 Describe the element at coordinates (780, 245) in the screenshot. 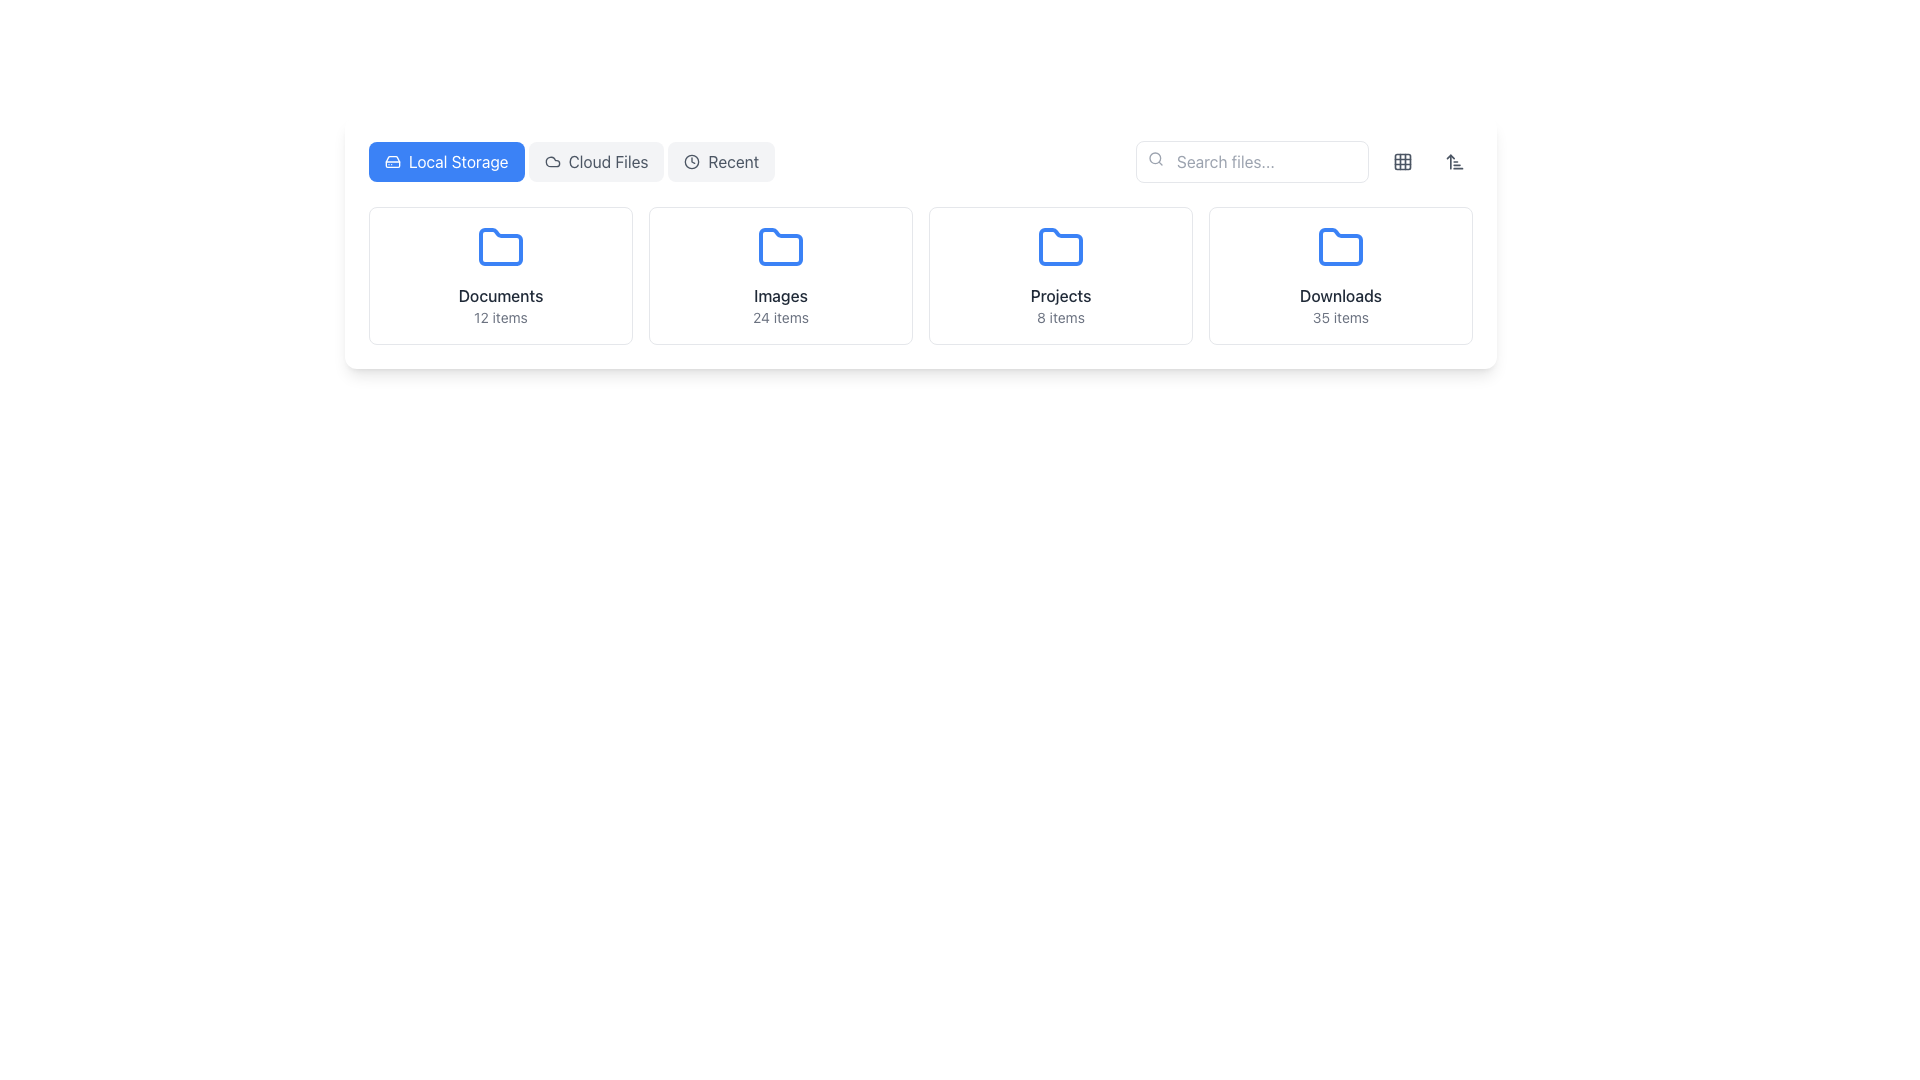

I see `the light blue folder icon labeled 'Images'` at that location.